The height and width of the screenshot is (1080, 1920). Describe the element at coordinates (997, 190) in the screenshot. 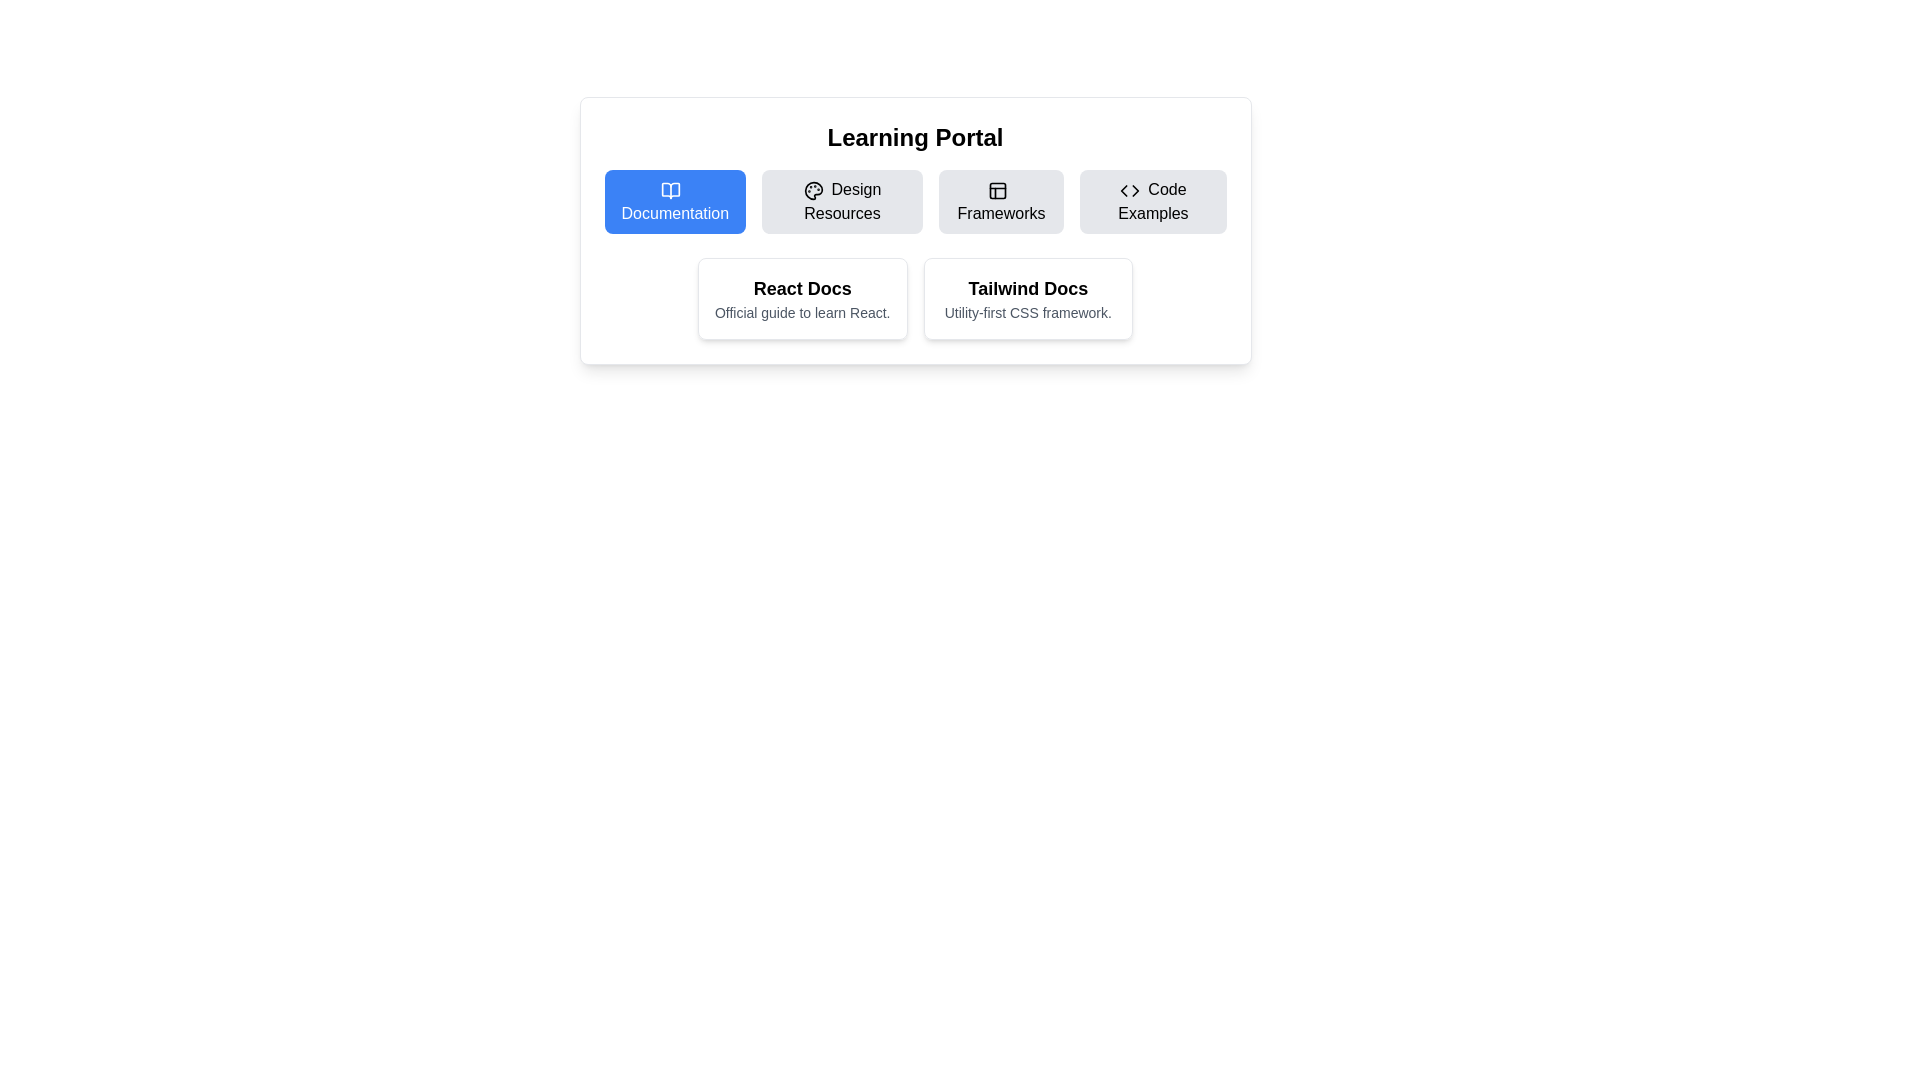

I see `the compact layout-like icon that is part of the 'Frameworks' button, located to the left of the text label 'Frameworks'` at that location.